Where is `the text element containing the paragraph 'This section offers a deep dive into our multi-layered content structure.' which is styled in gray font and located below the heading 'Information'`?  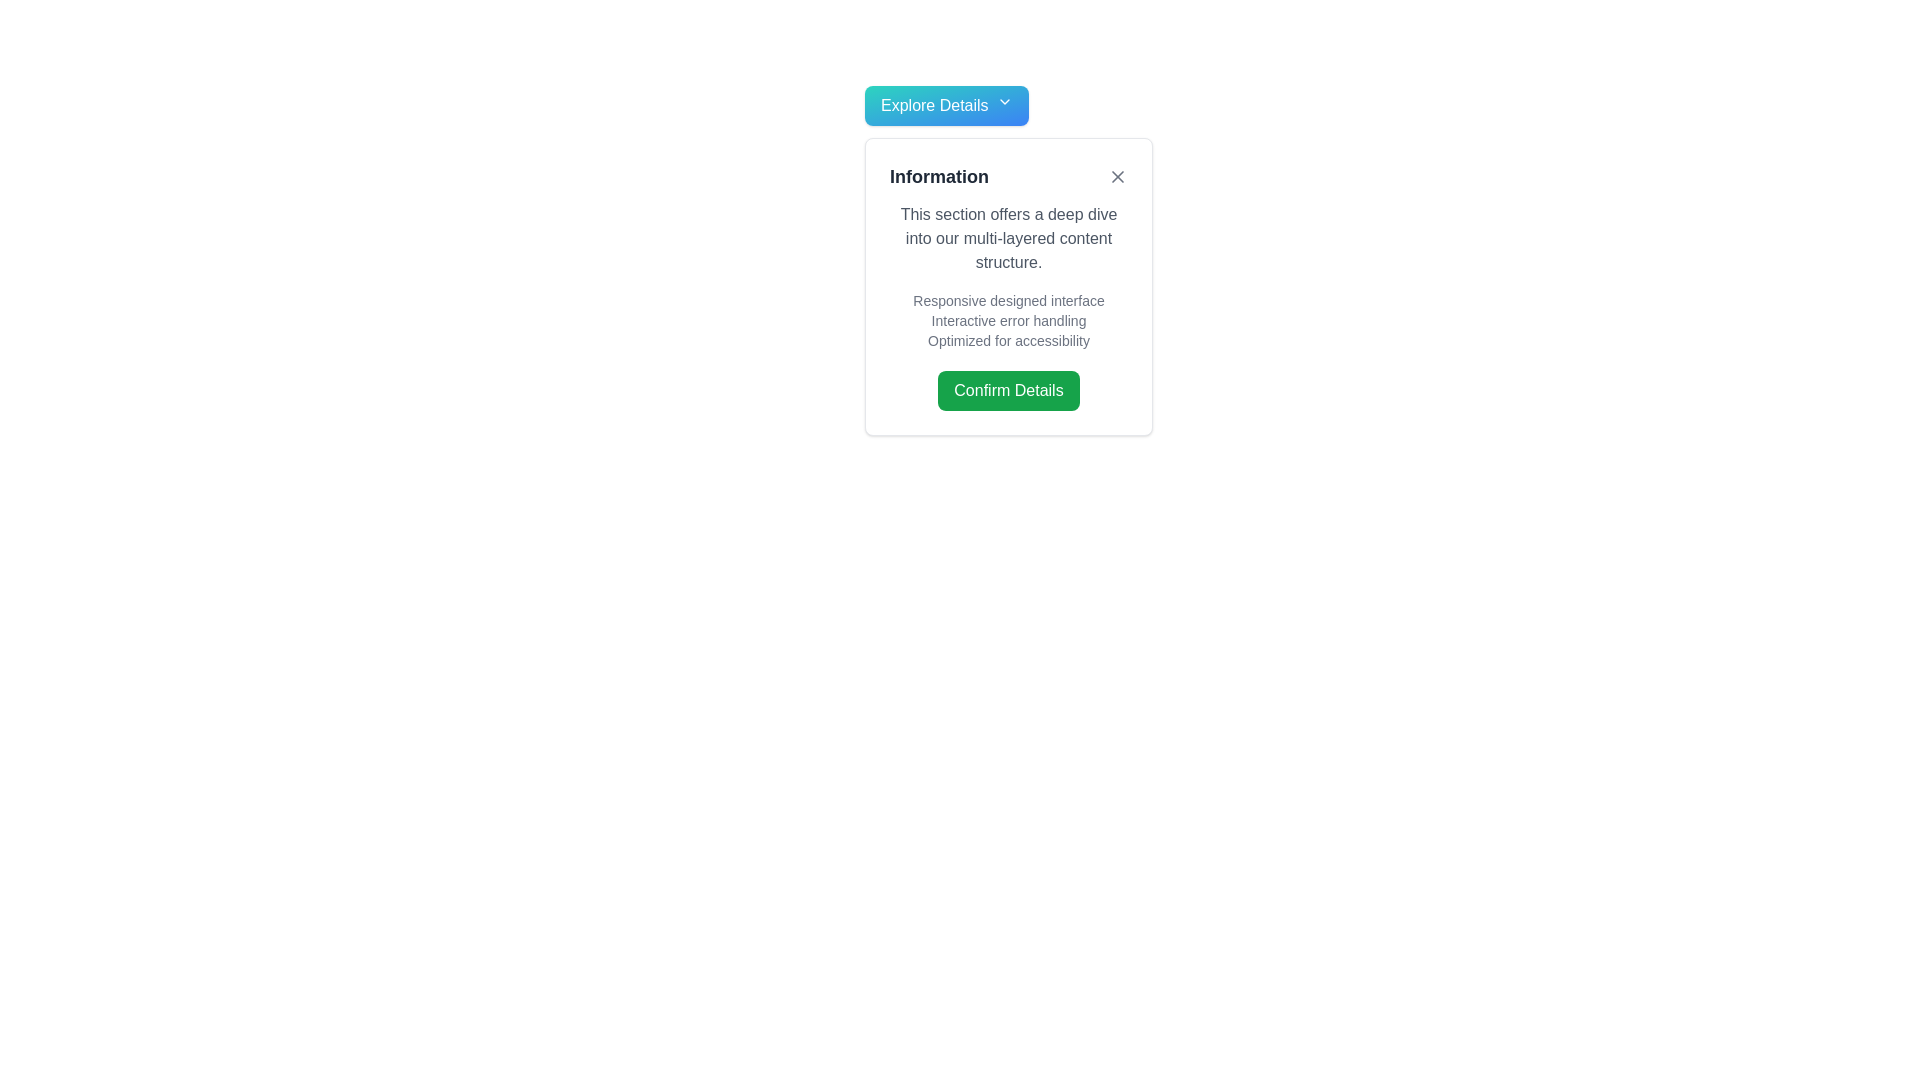 the text element containing the paragraph 'This section offers a deep dive into our multi-layered content structure.' which is styled in gray font and located below the heading 'Information' is located at coordinates (1008, 238).